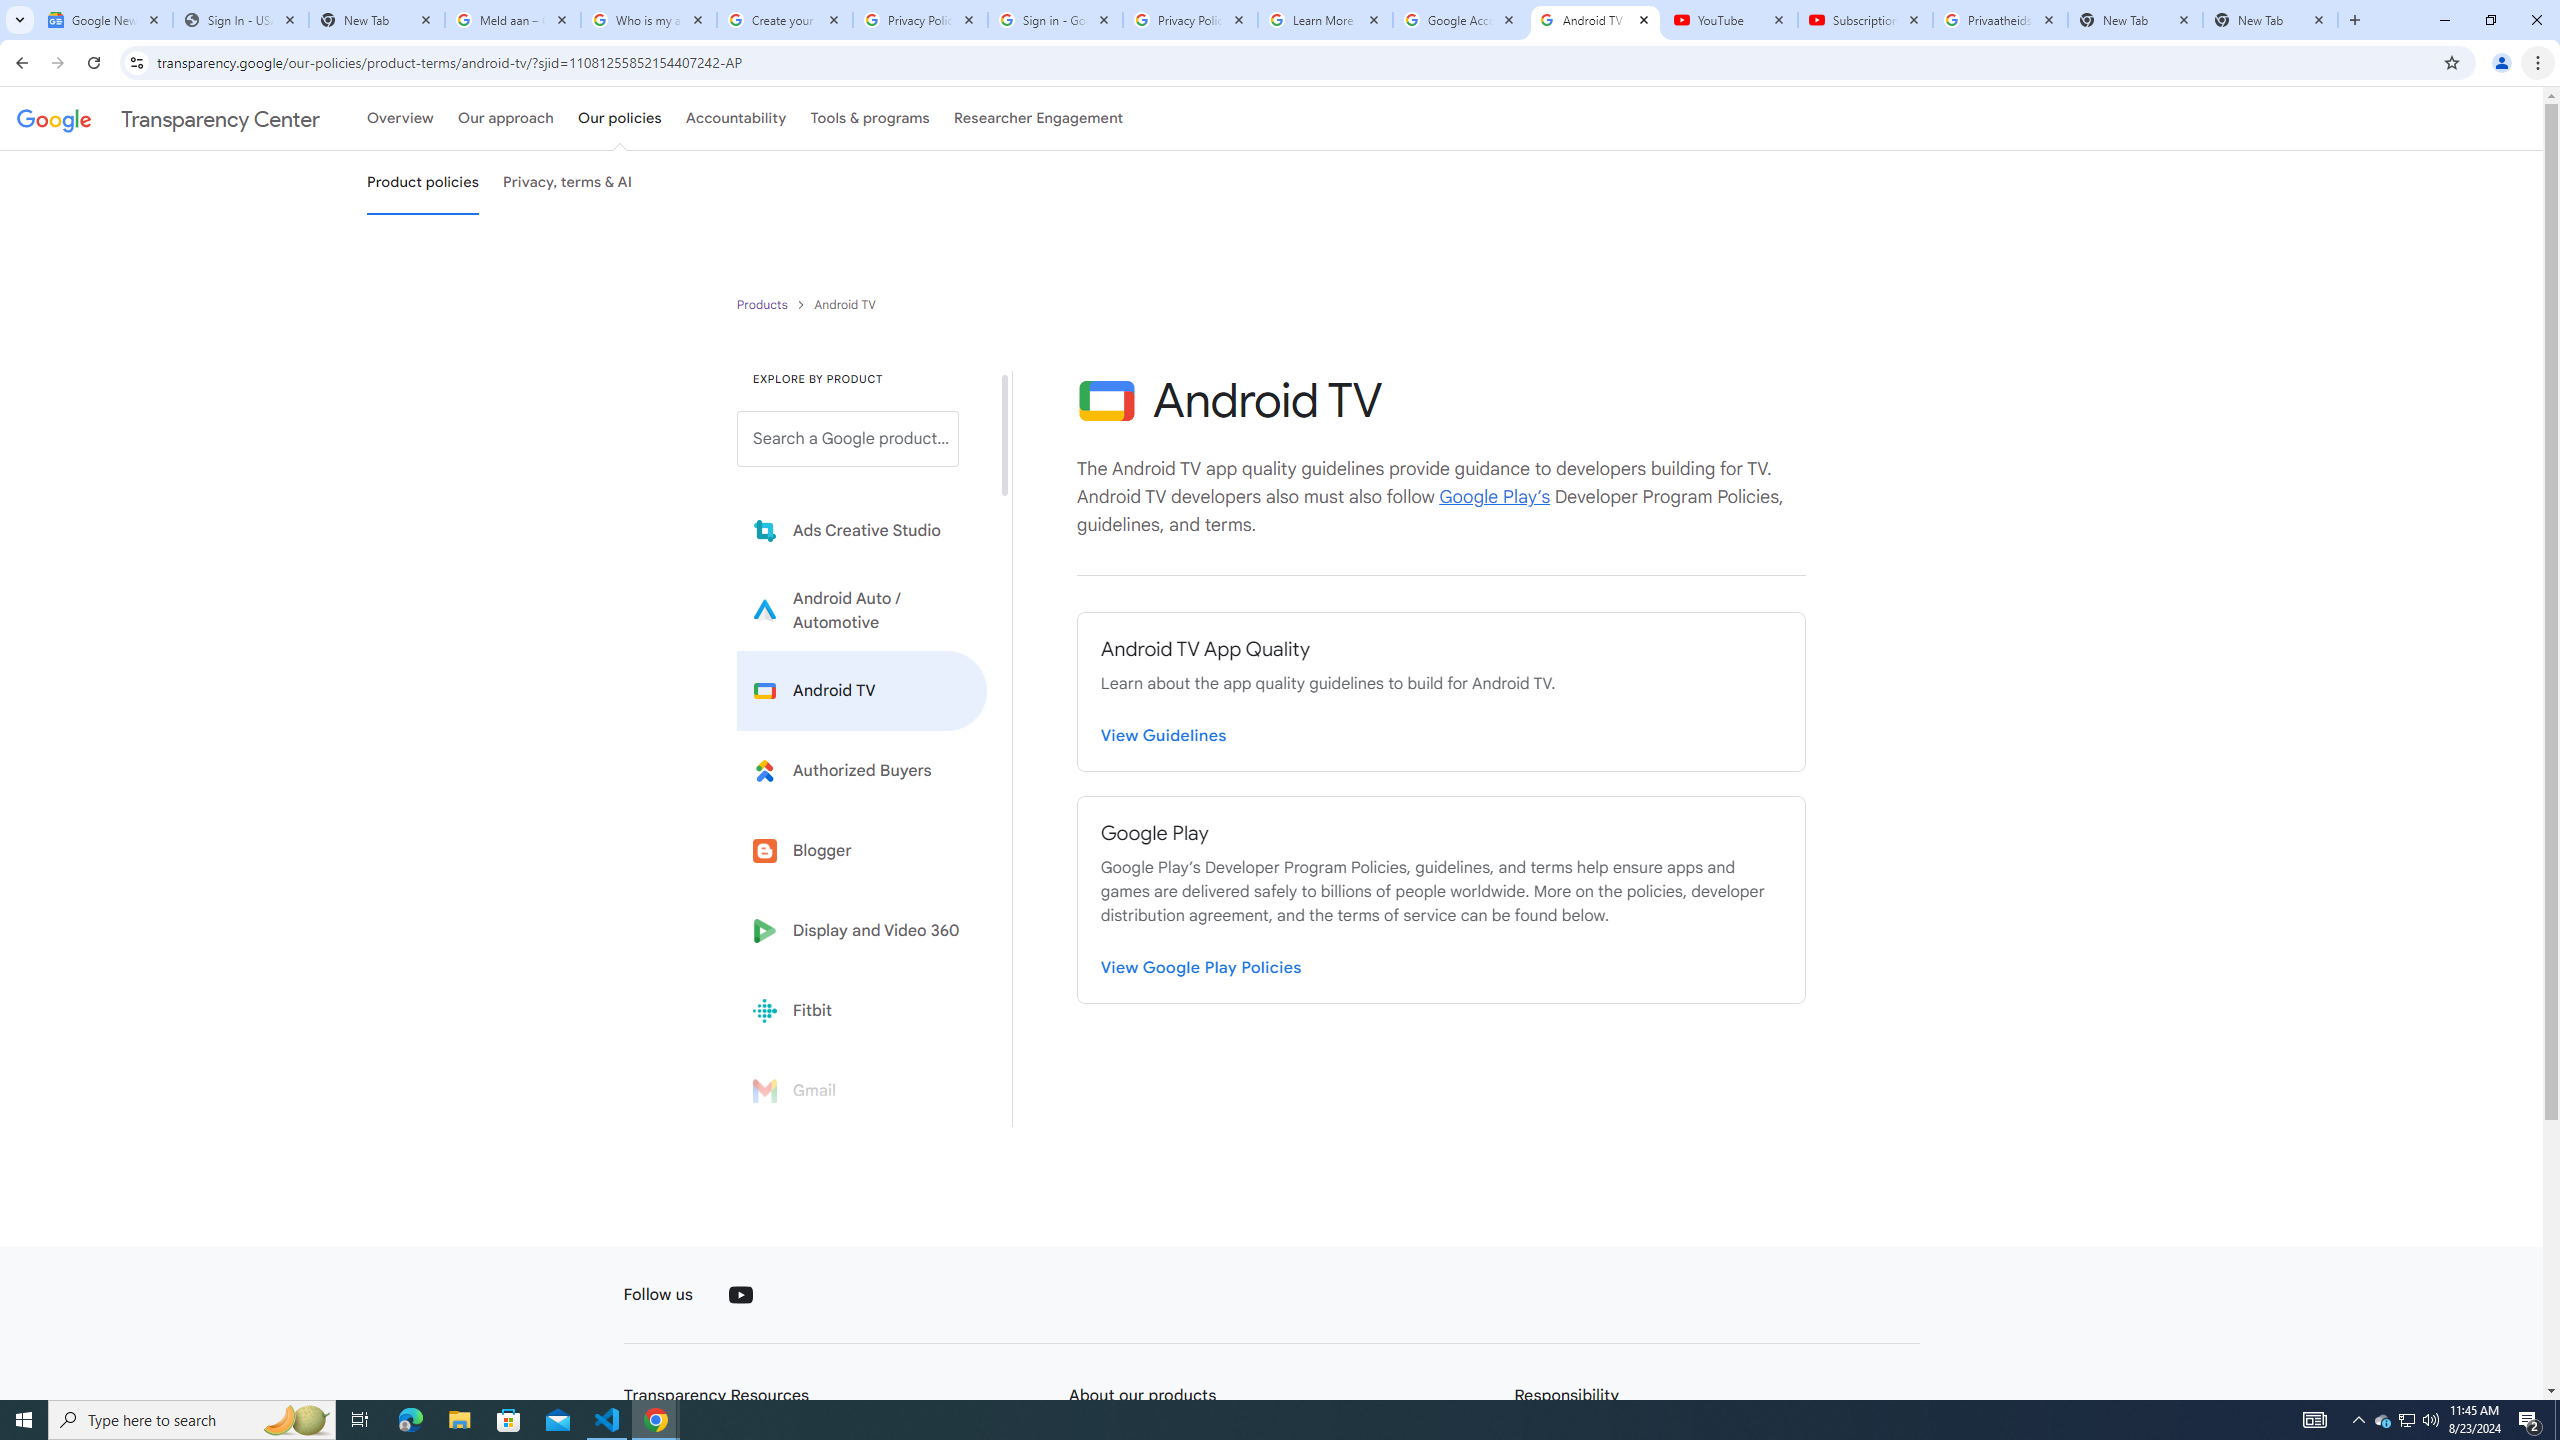 Image resolution: width=2560 pixels, height=1440 pixels. I want to click on 'Sign in - Google Accounts', so click(1053, 19).